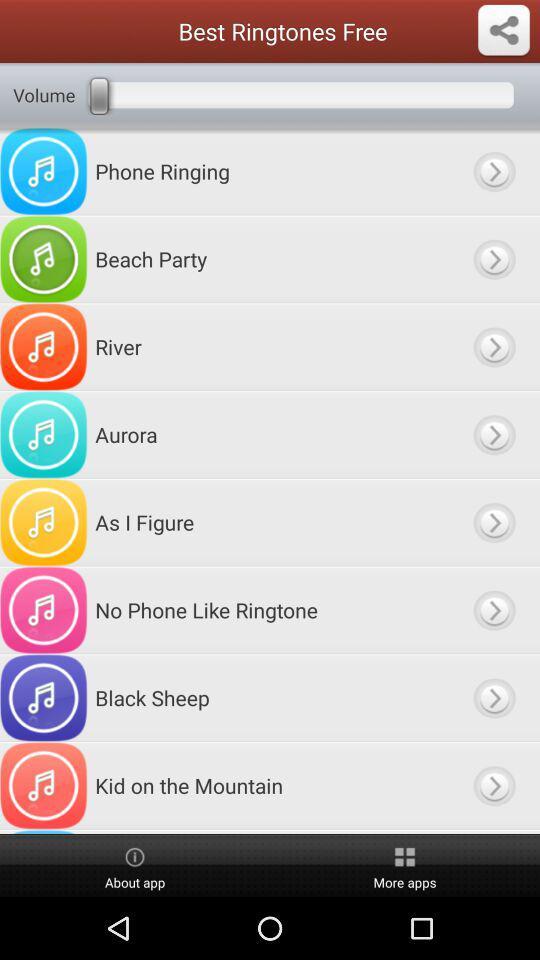  I want to click on the rington button, so click(493, 609).